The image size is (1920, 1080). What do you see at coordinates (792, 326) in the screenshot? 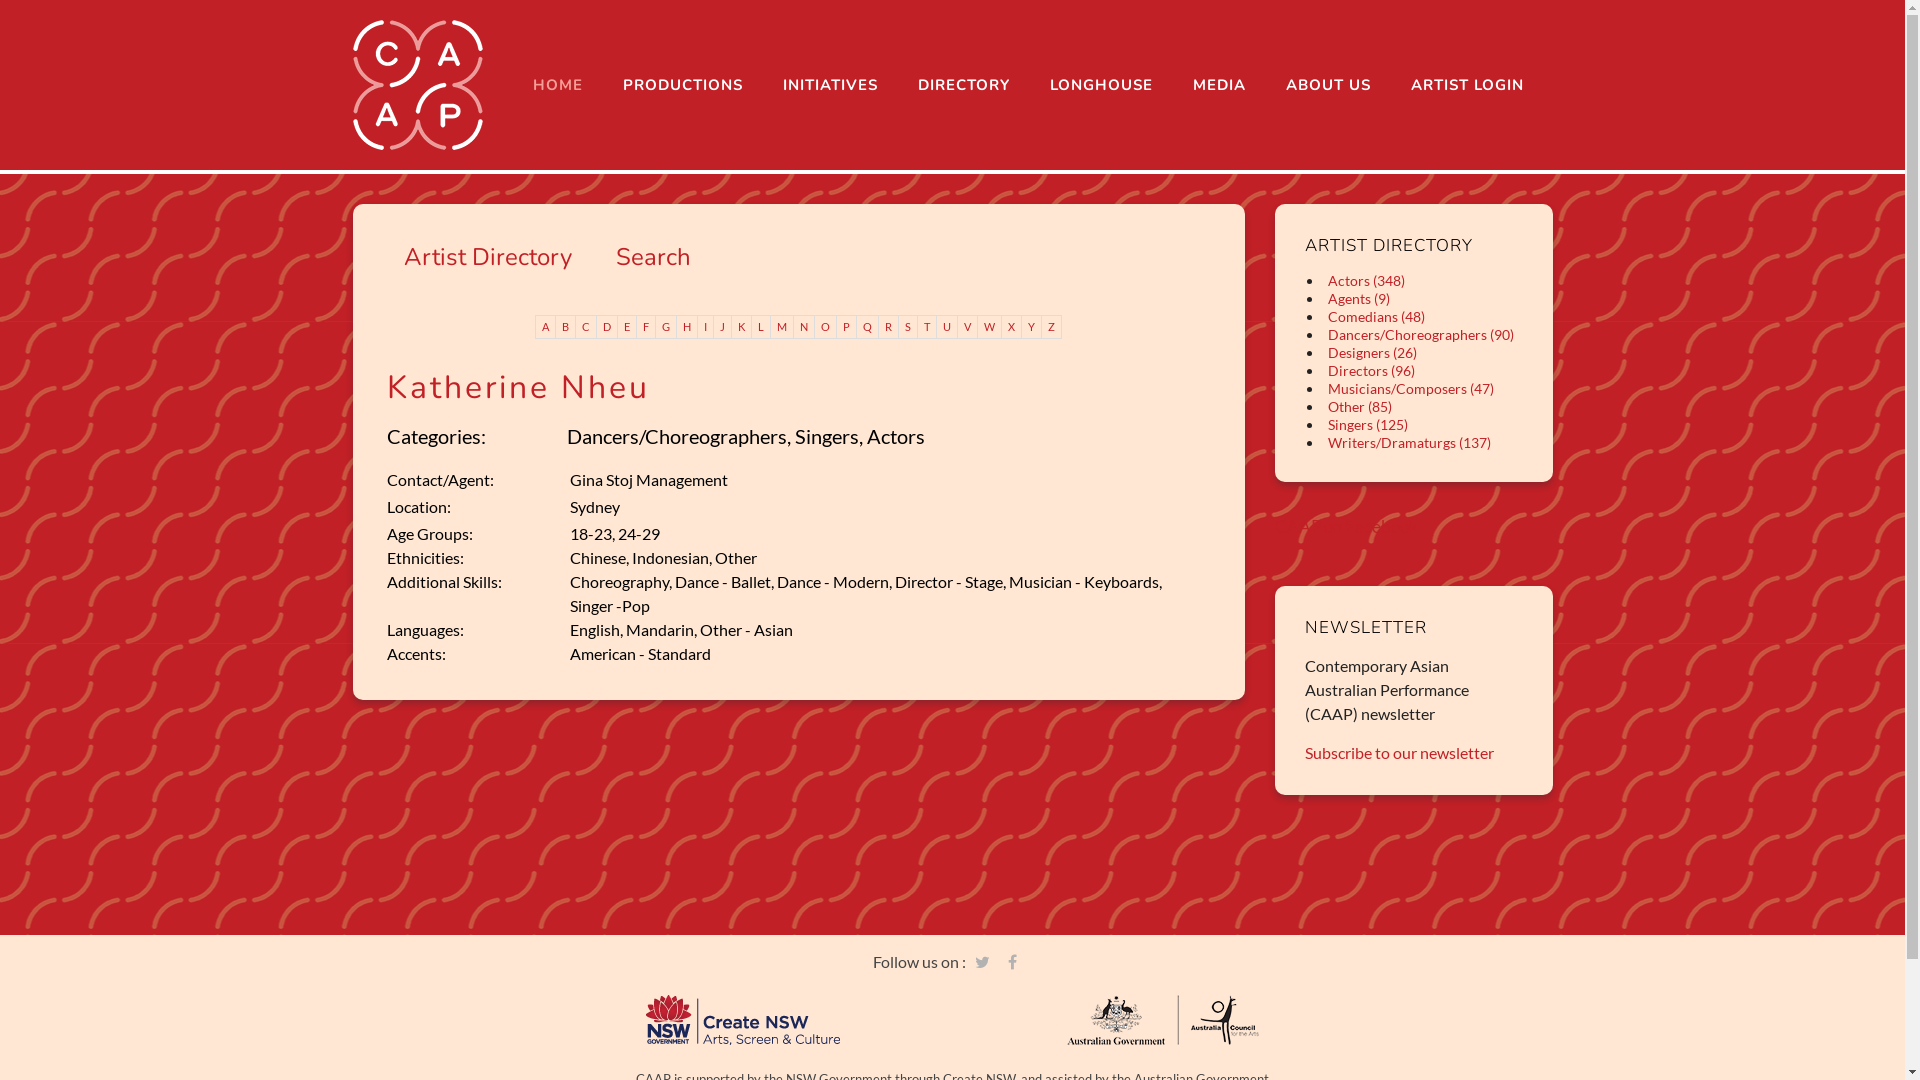
I see `'N'` at bounding box center [792, 326].